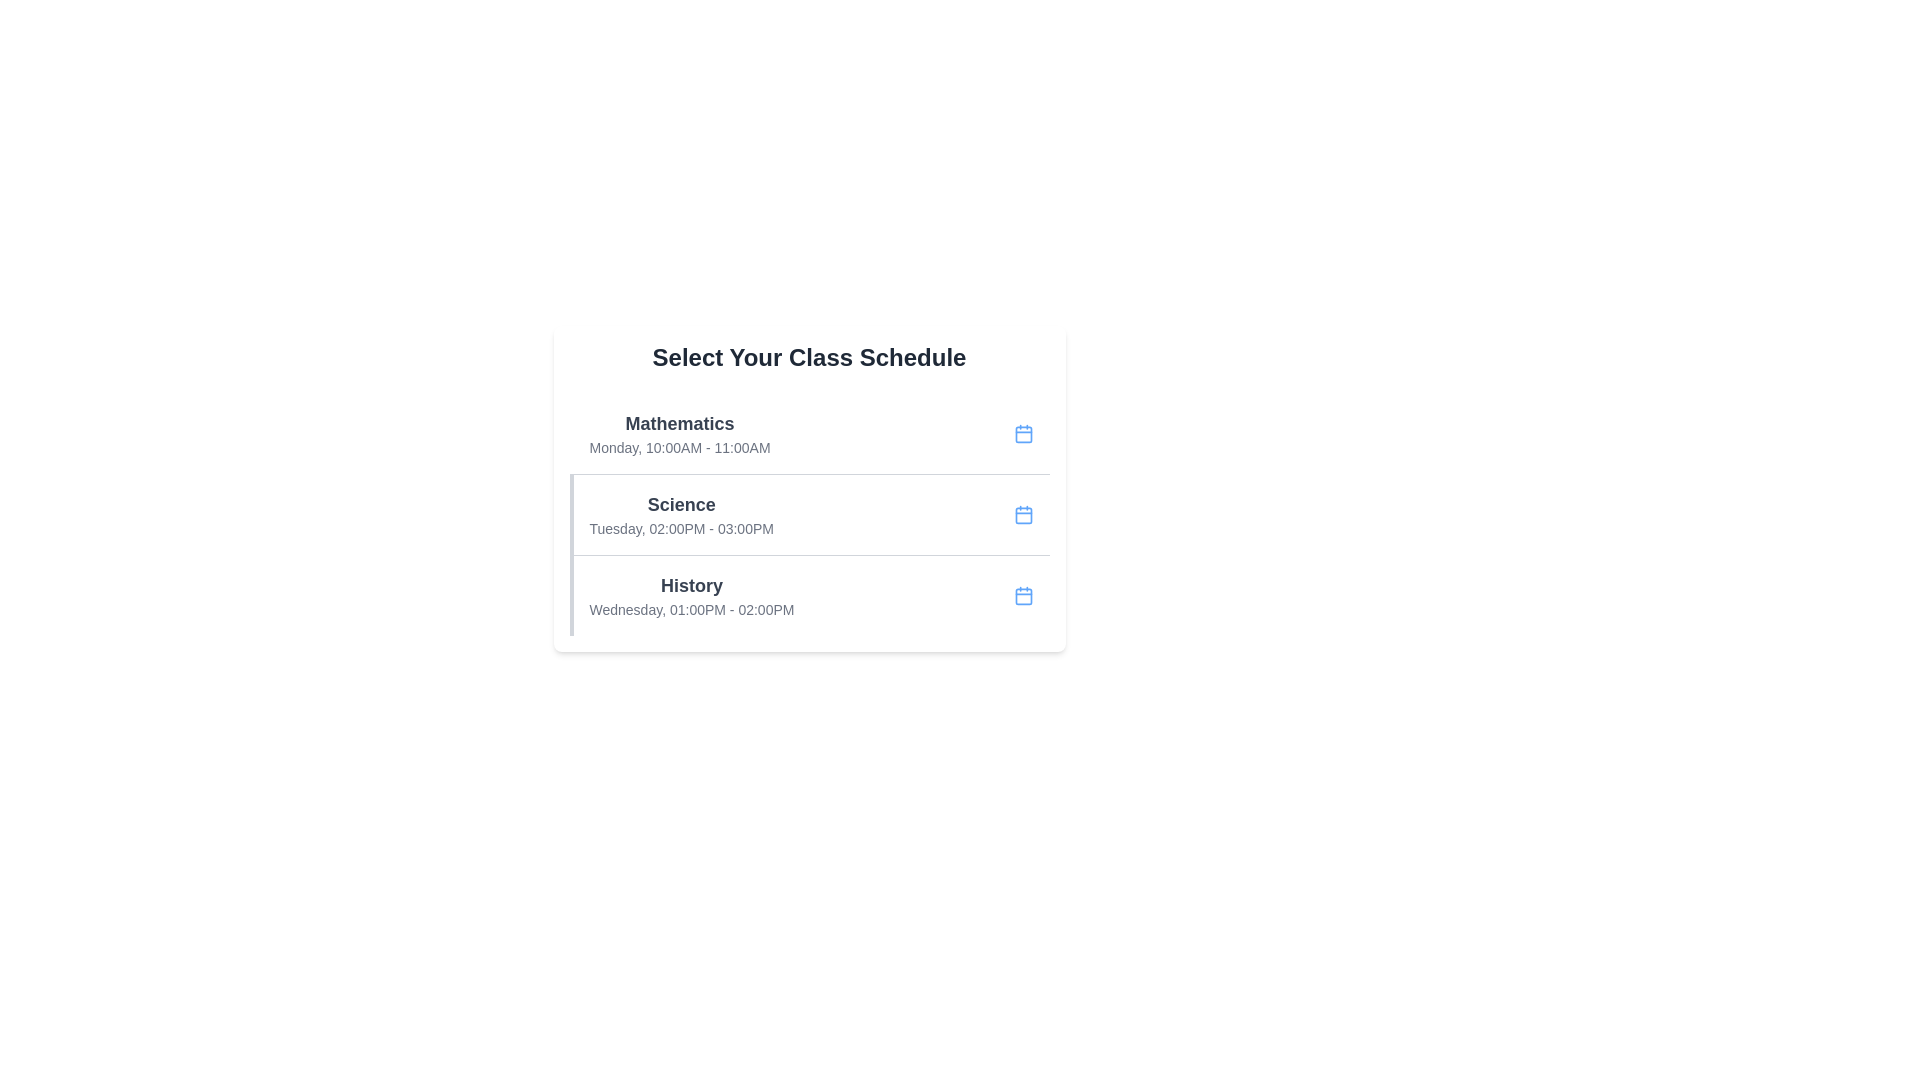 This screenshot has width=1920, height=1080. What do you see at coordinates (680, 423) in the screenshot?
I see `the 'Mathematics' text label, which is a bold and slightly large heading in dark grey color located at the top of a schedule entry in a vertical list` at bounding box center [680, 423].